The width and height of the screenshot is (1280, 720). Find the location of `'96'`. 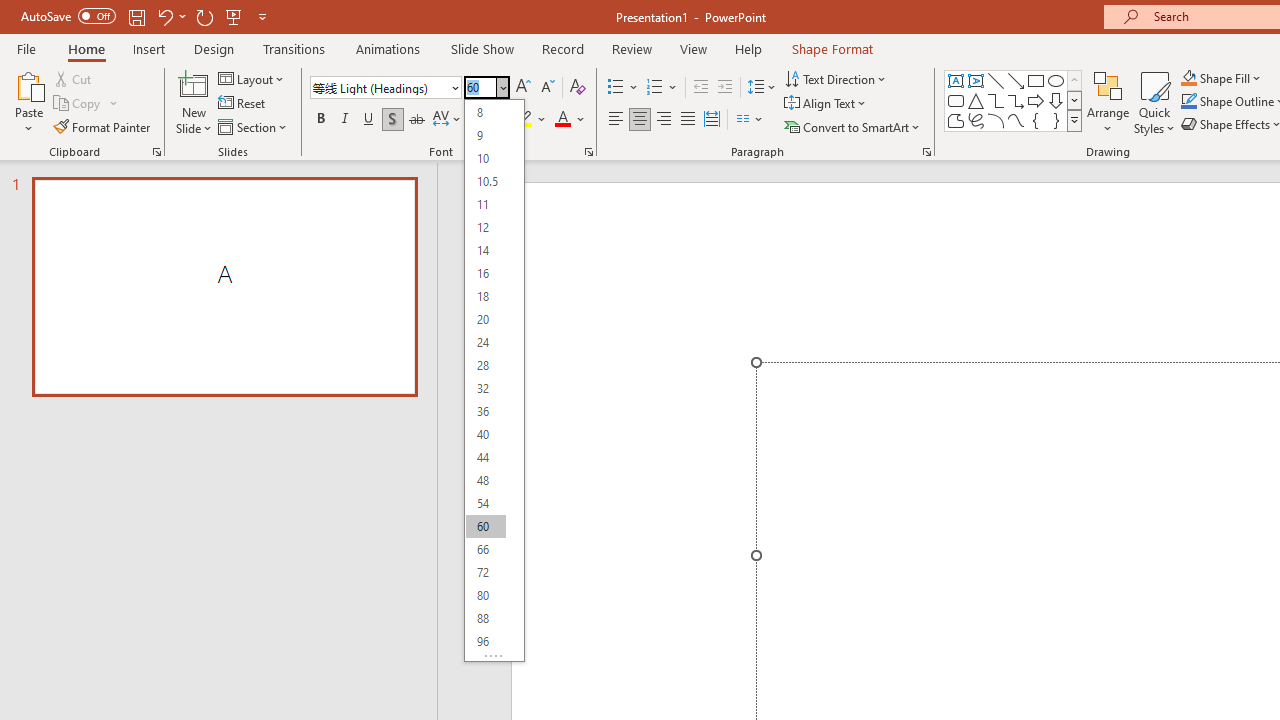

'96' is located at coordinates (485, 641).